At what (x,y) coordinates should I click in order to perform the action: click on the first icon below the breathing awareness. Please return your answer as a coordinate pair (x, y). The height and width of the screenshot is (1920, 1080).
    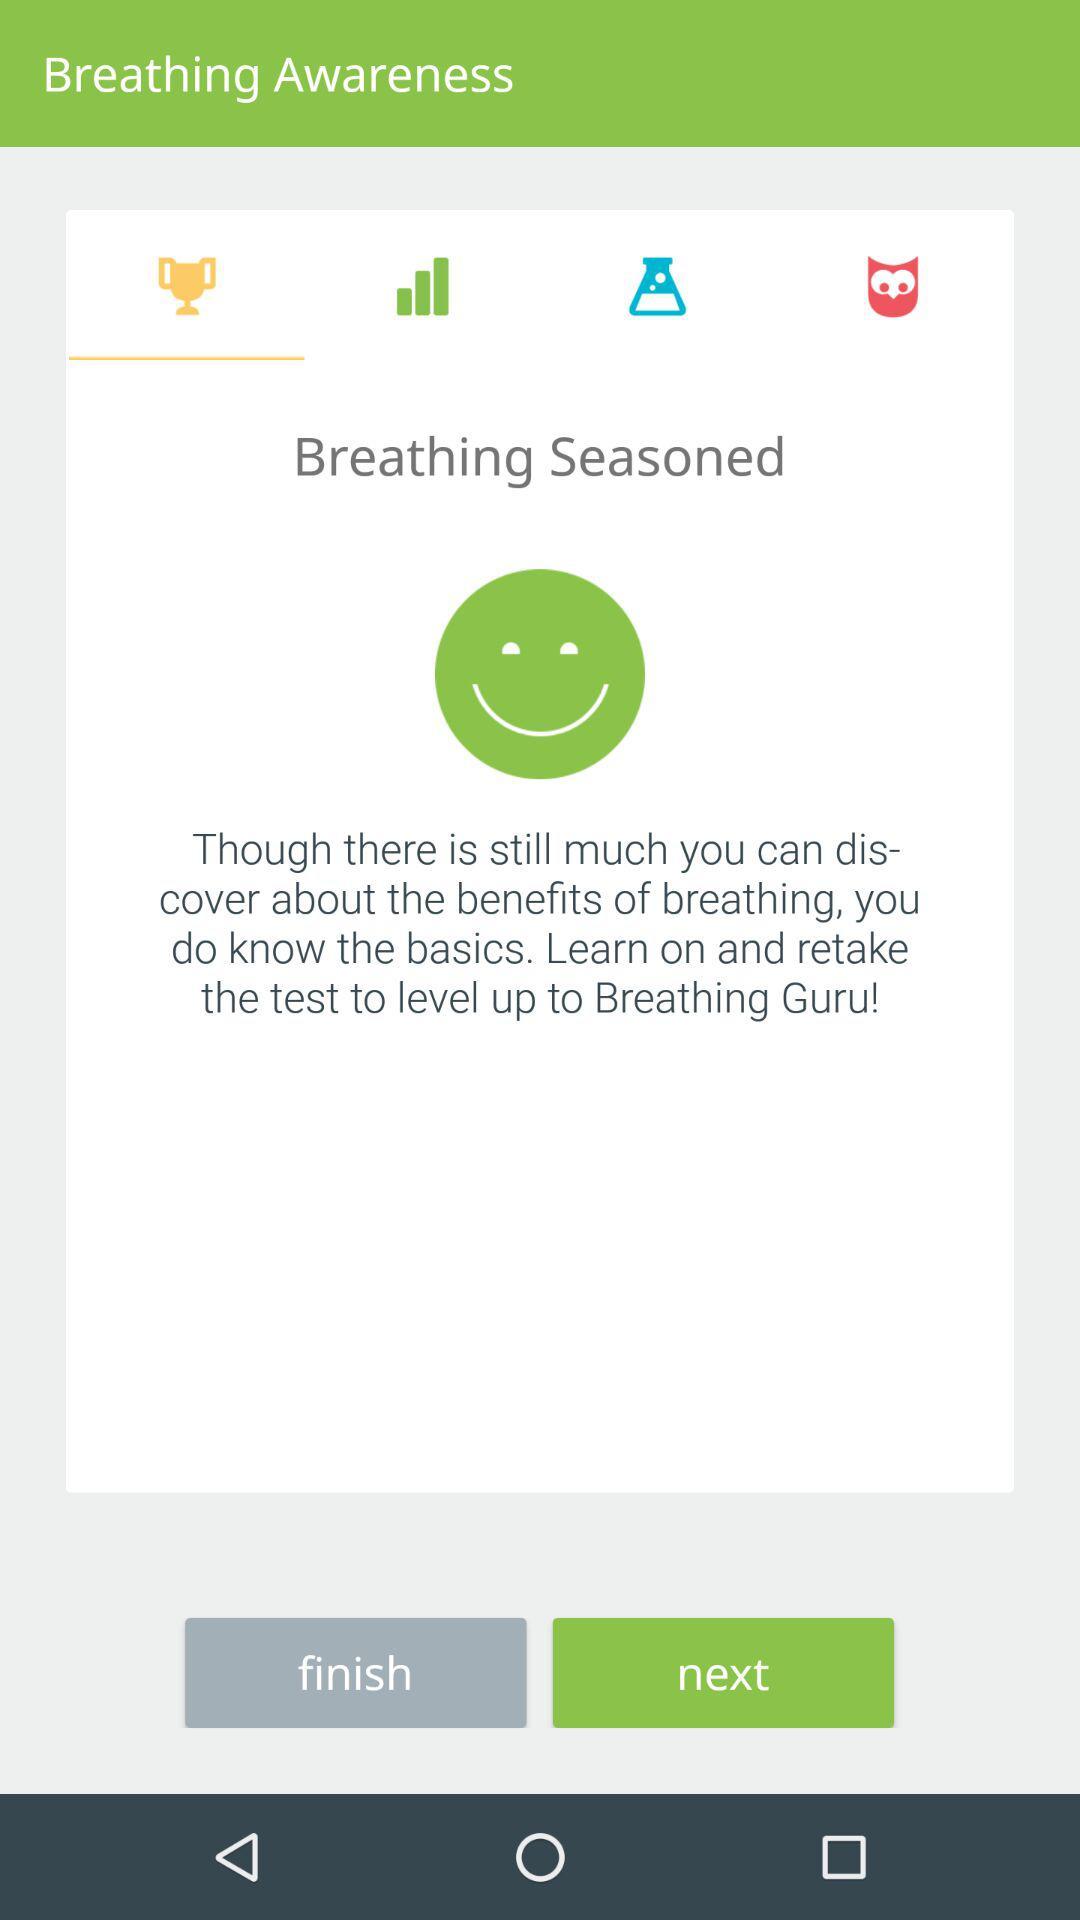
    Looking at the image, I should click on (186, 285).